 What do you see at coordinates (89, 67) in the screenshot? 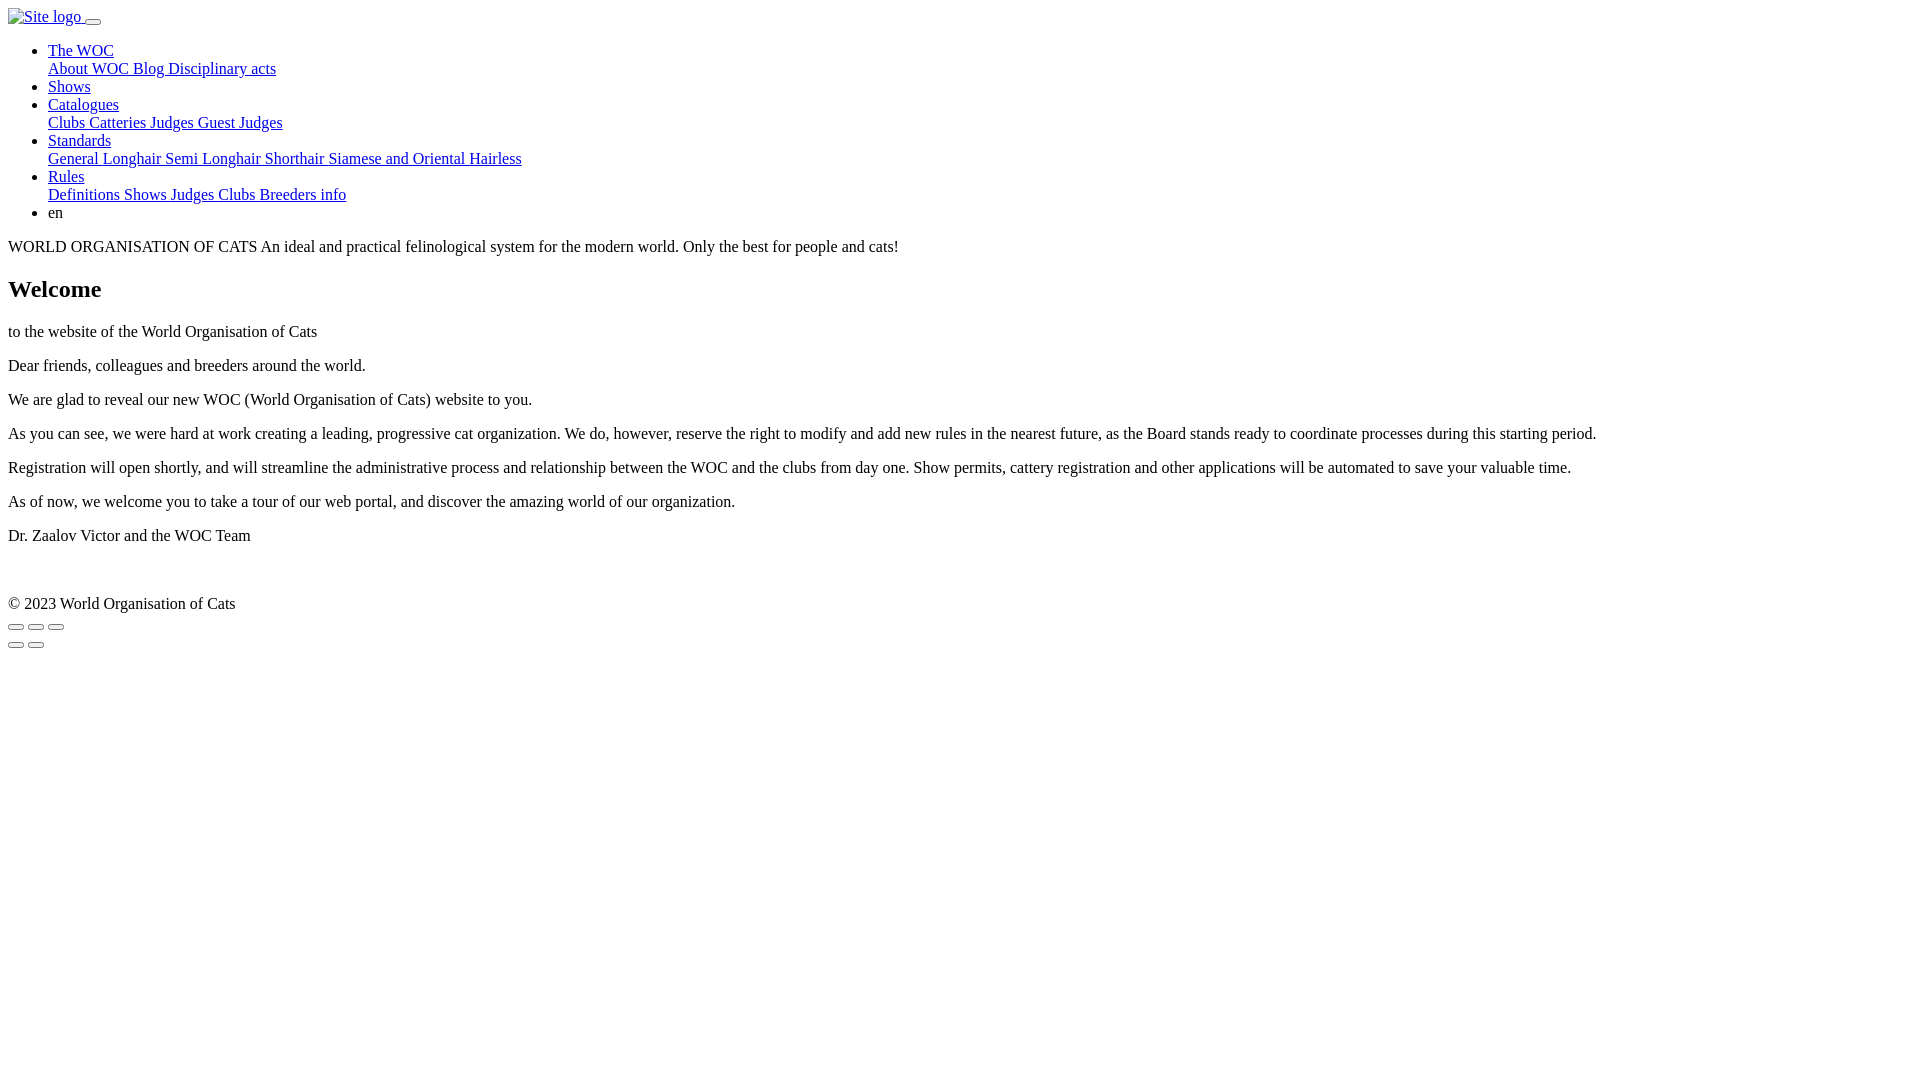
I see `'About WOC'` at bounding box center [89, 67].